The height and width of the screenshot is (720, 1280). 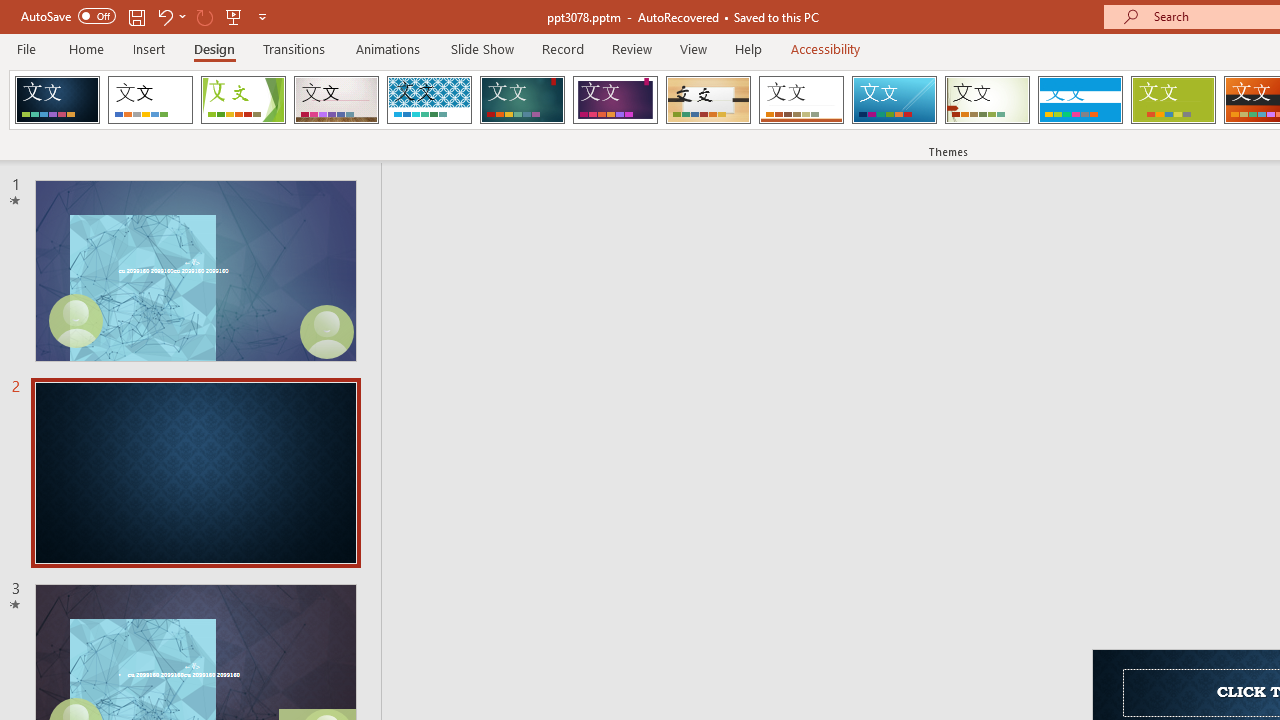 I want to click on 'Wisp', so click(x=987, y=100).